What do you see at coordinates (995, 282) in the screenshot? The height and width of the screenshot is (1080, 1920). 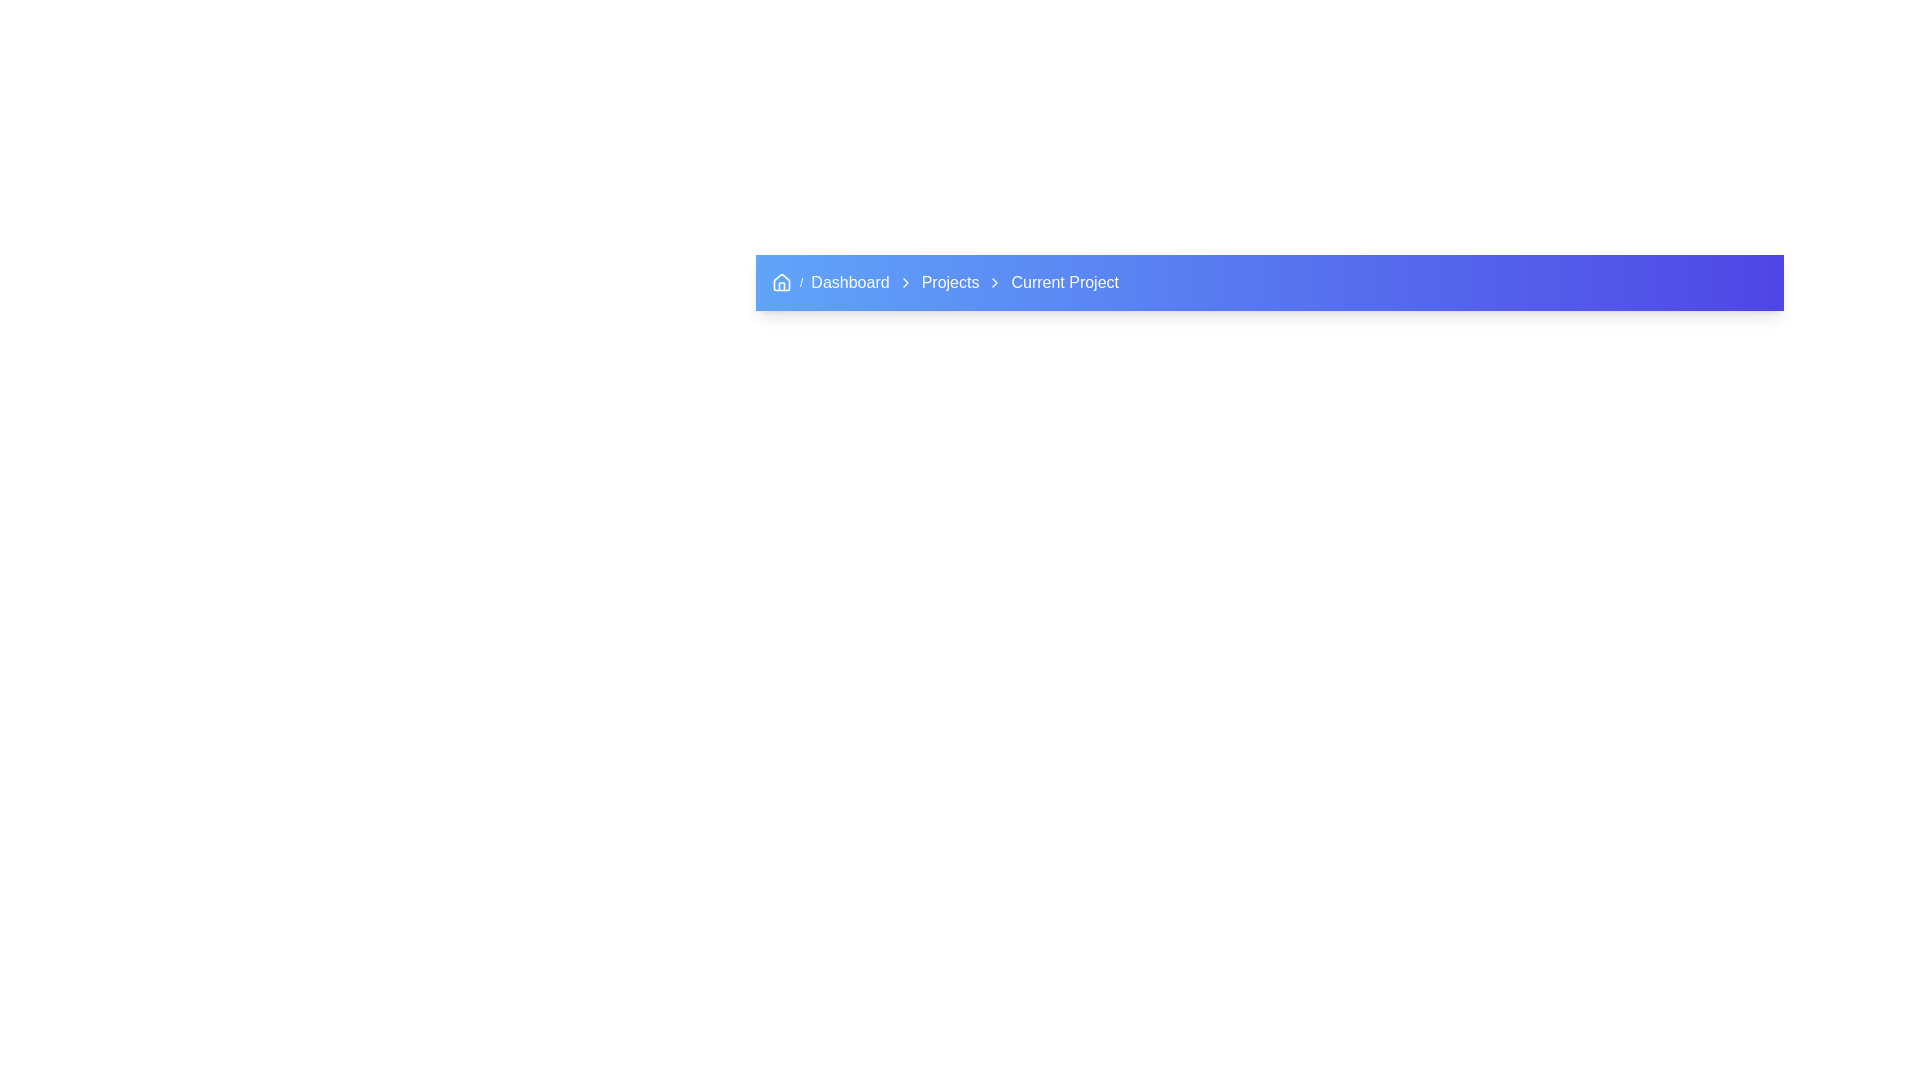 I see `the right-facing chevron icon in the breadcrumb navigation bar, located between the 'Projects' text and the 'Current Project' text` at bounding box center [995, 282].